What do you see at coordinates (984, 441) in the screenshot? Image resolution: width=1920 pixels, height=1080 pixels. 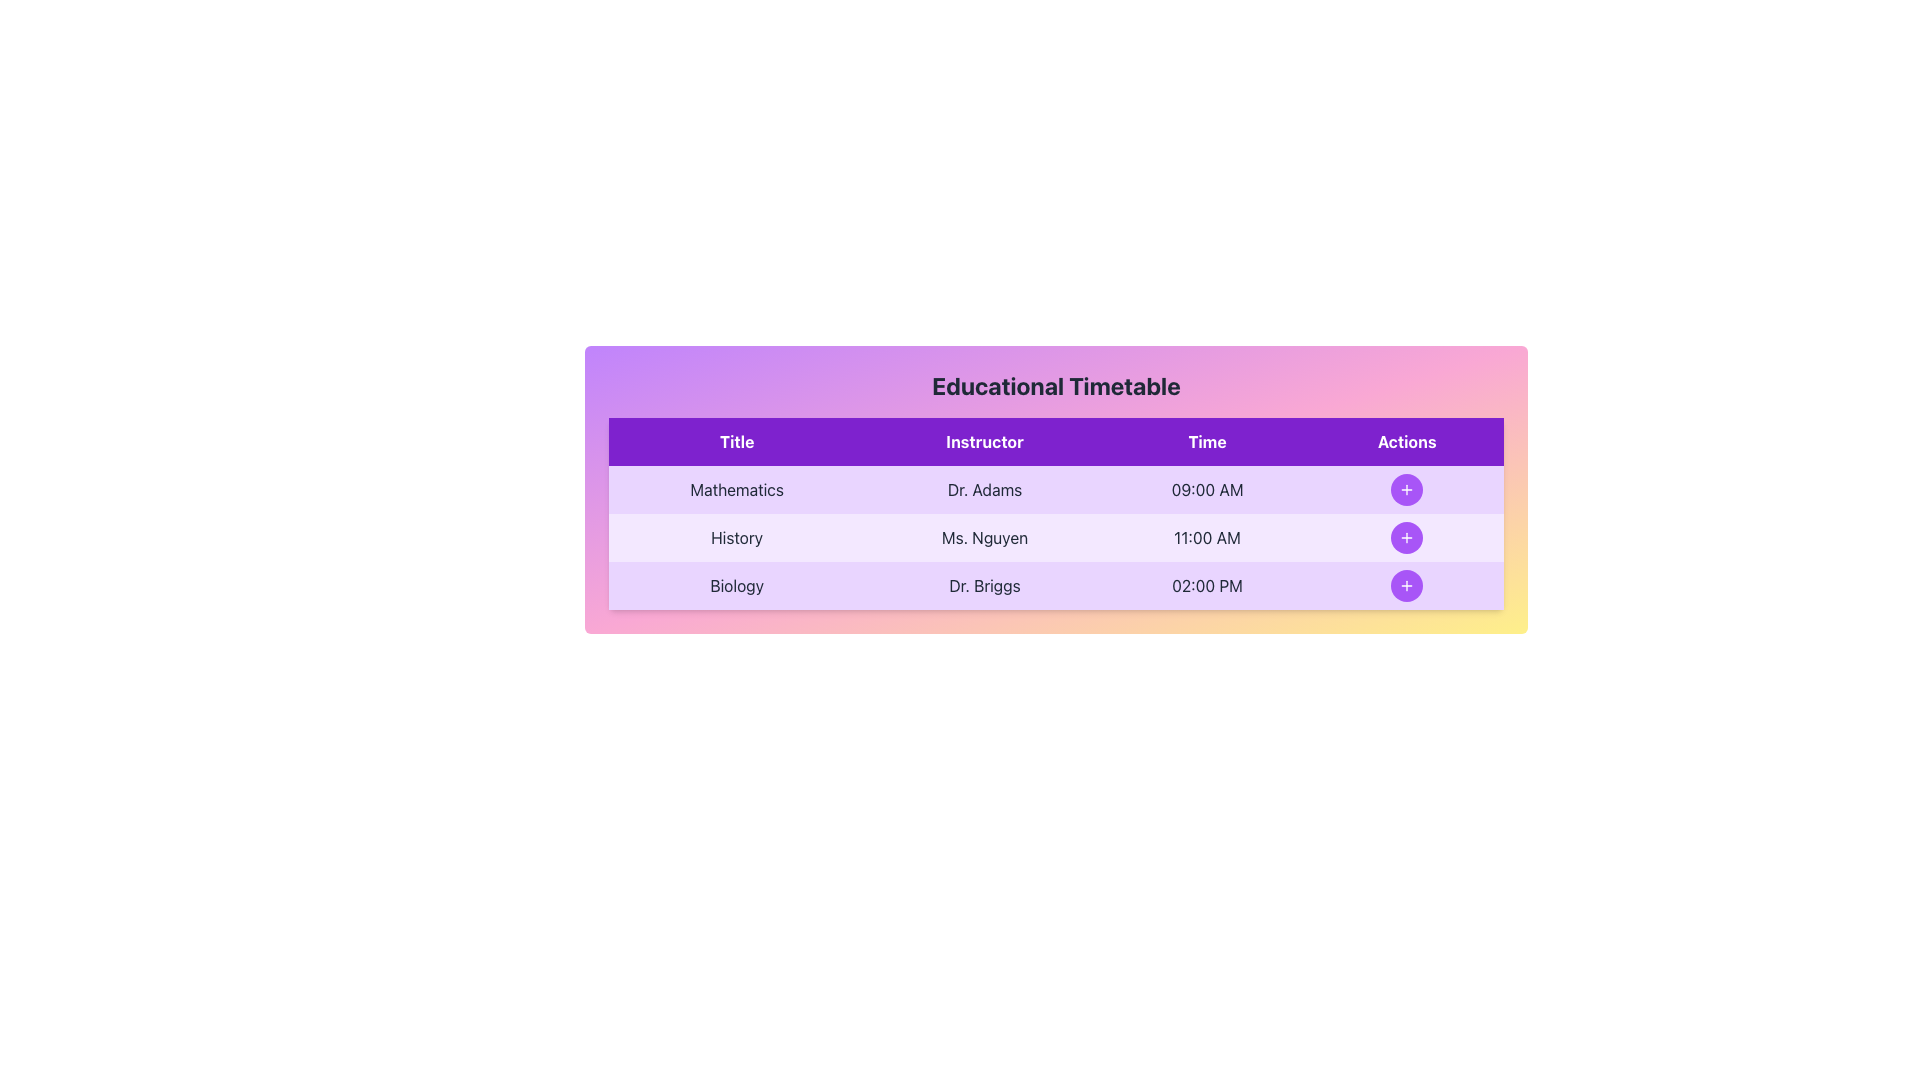 I see `the 'Instructor' label, which has a purple background and bold white text, located between the 'Title' and 'Time' columns in the timetable layout` at bounding box center [984, 441].